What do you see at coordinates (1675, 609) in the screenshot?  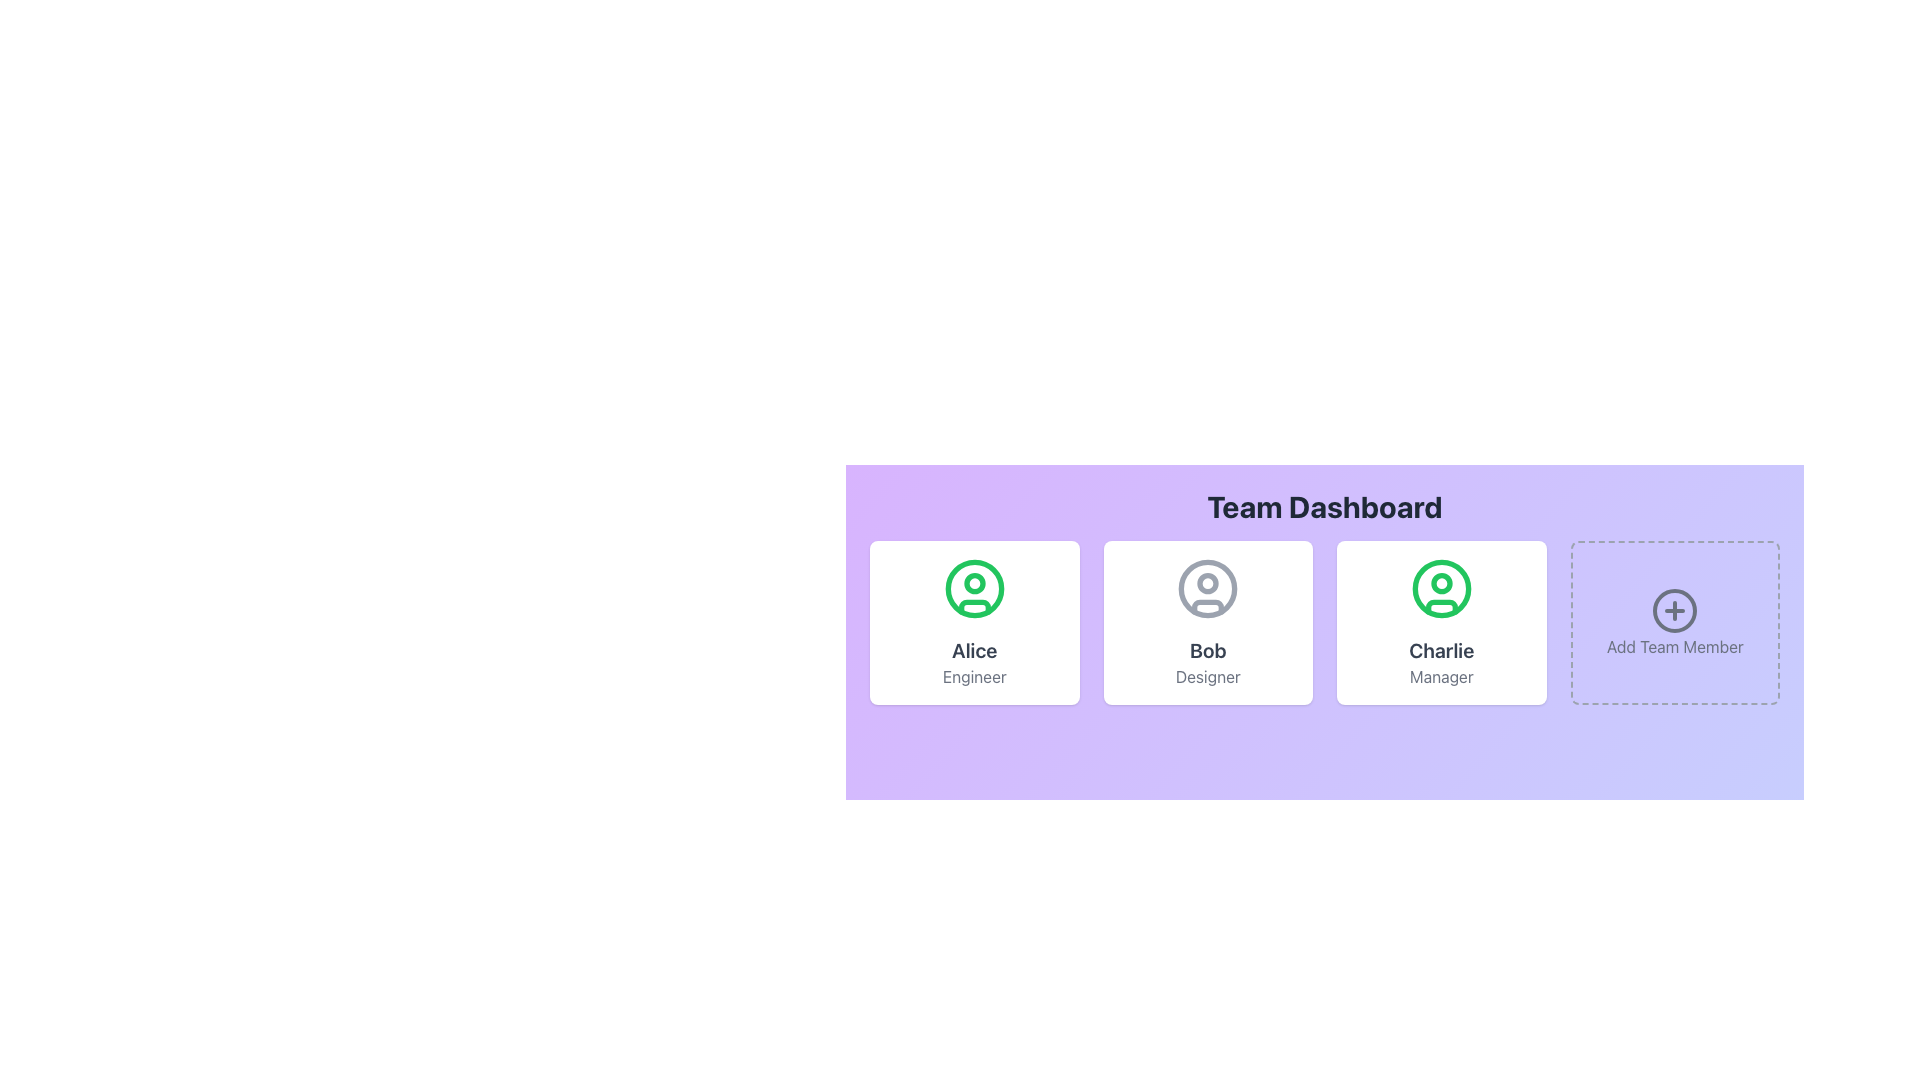 I see `the circular icon component of the 'Add Team Member' option in the purple-themed team dashboard interface` at bounding box center [1675, 609].